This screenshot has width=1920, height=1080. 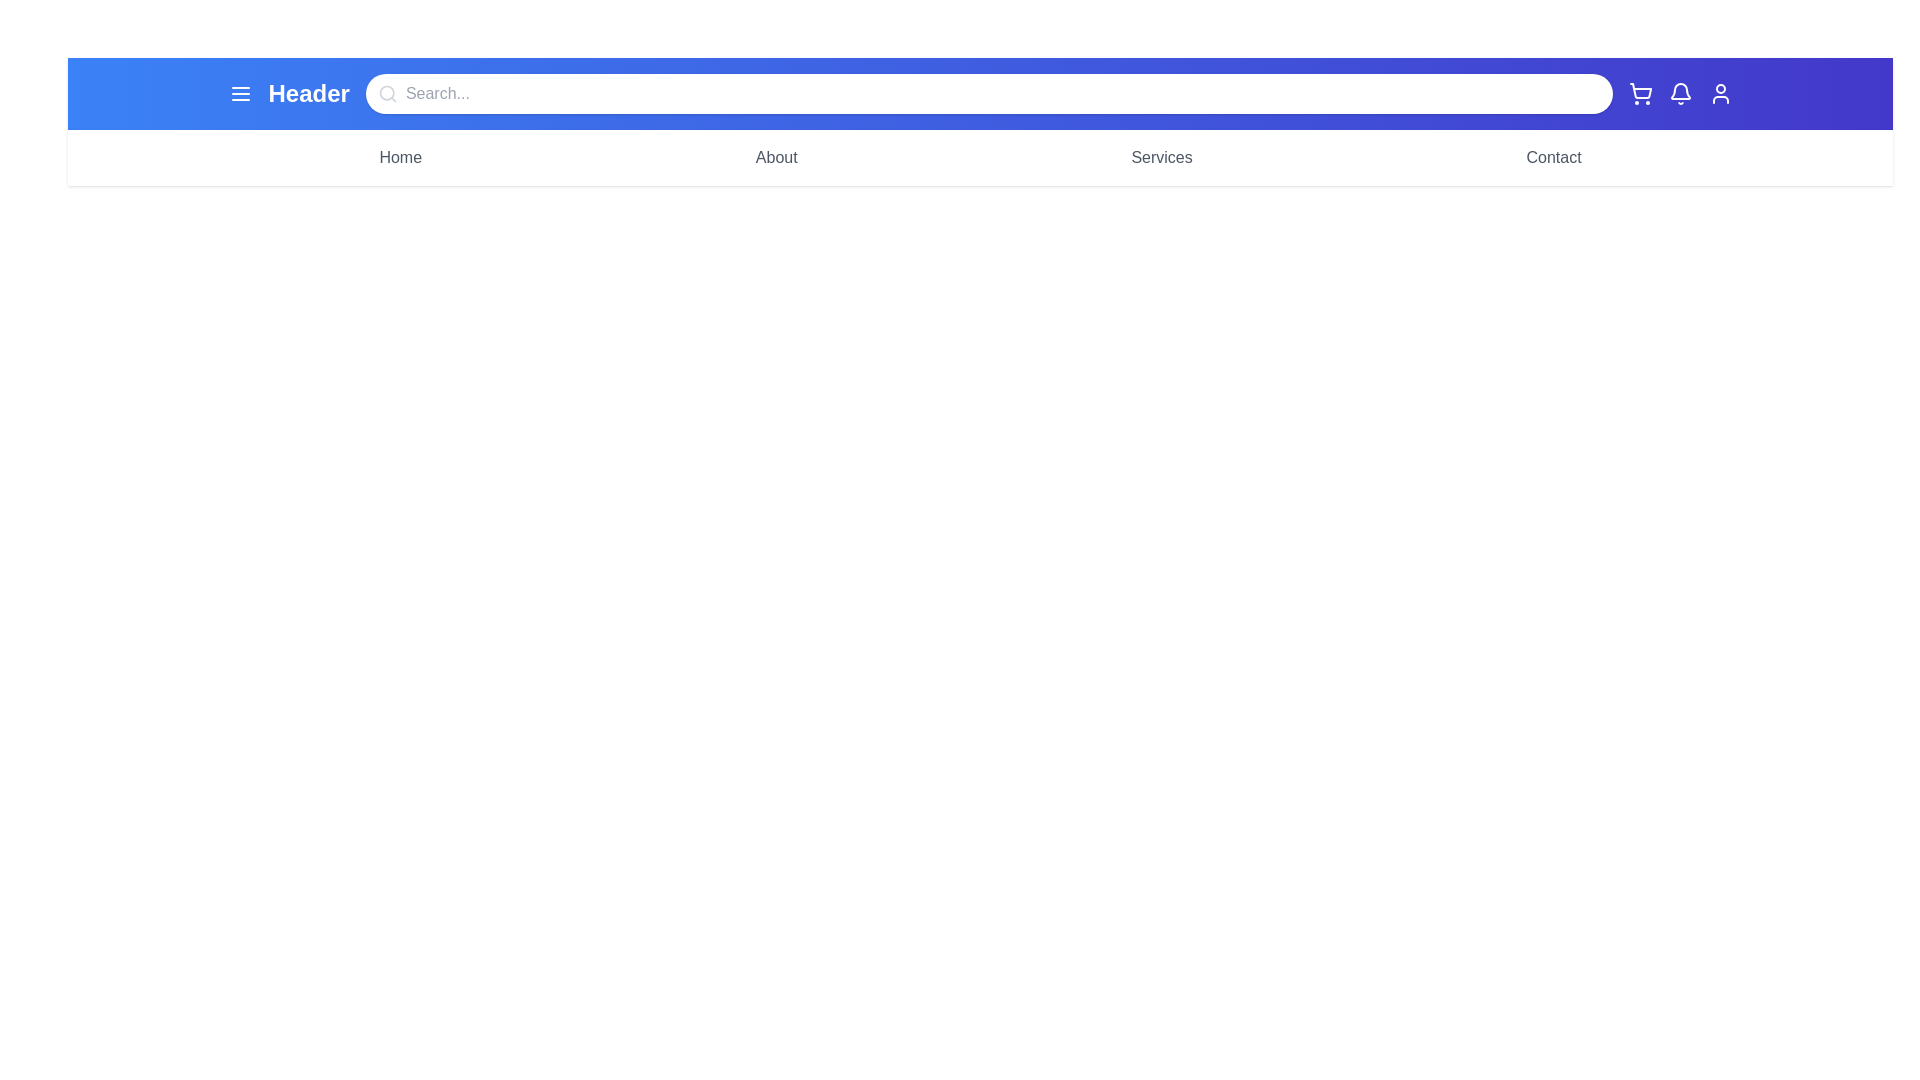 I want to click on the search field to focus it, so click(x=988, y=93).